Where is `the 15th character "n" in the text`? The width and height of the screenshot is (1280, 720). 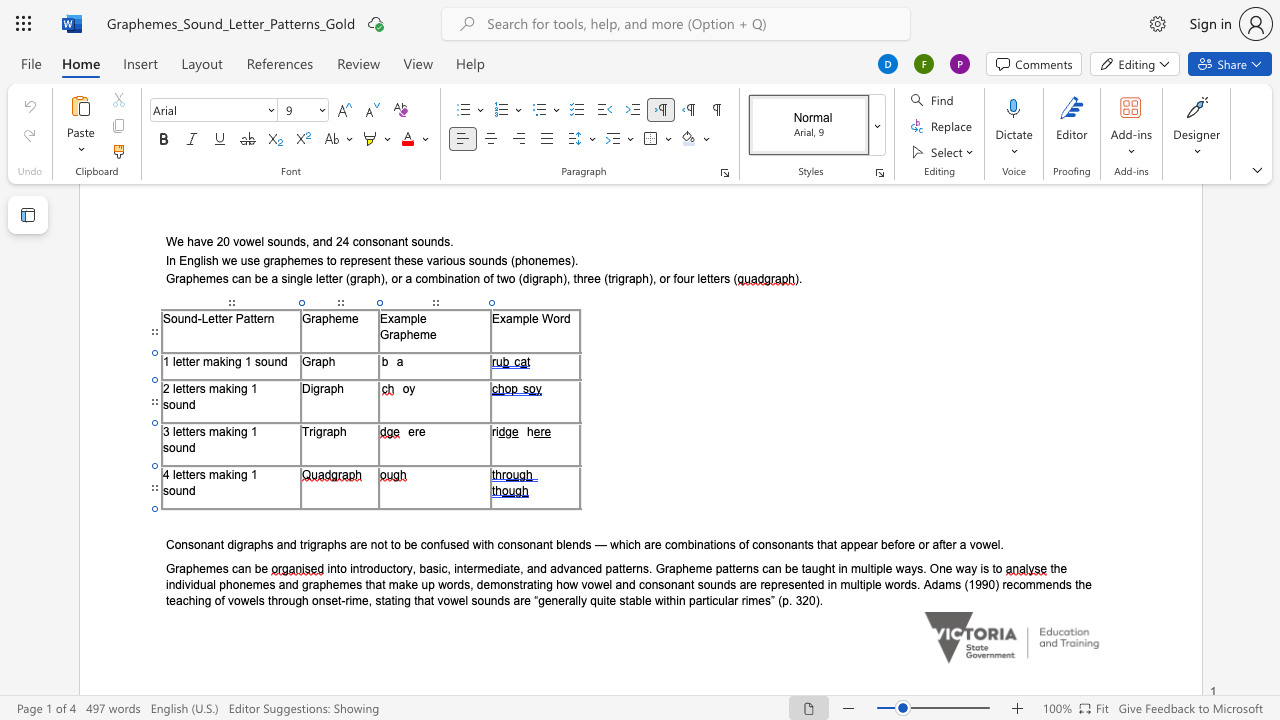
the 15th character "n" in the text is located at coordinates (801, 544).